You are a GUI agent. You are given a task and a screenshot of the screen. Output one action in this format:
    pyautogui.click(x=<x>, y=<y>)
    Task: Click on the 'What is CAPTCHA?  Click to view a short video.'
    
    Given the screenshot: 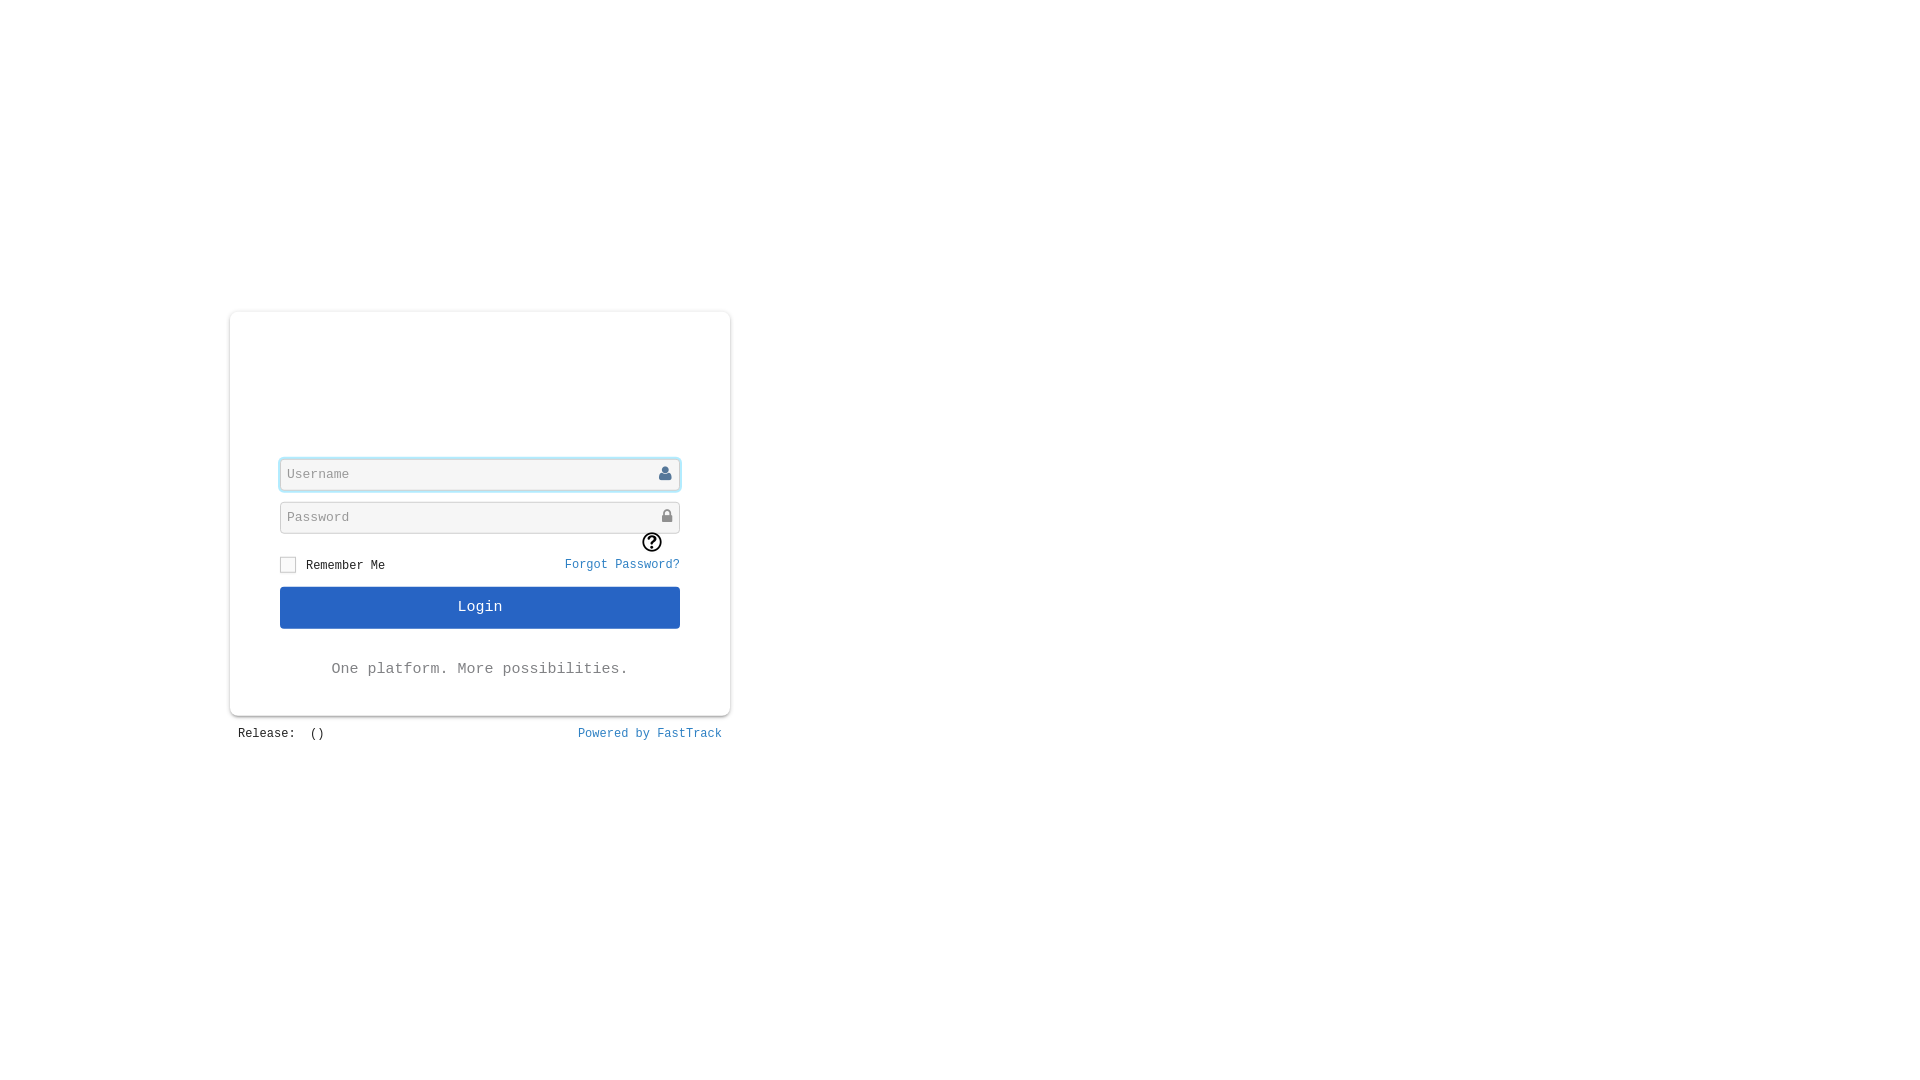 What is the action you would take?
    pyautogui.click(x=652, y=542)
    